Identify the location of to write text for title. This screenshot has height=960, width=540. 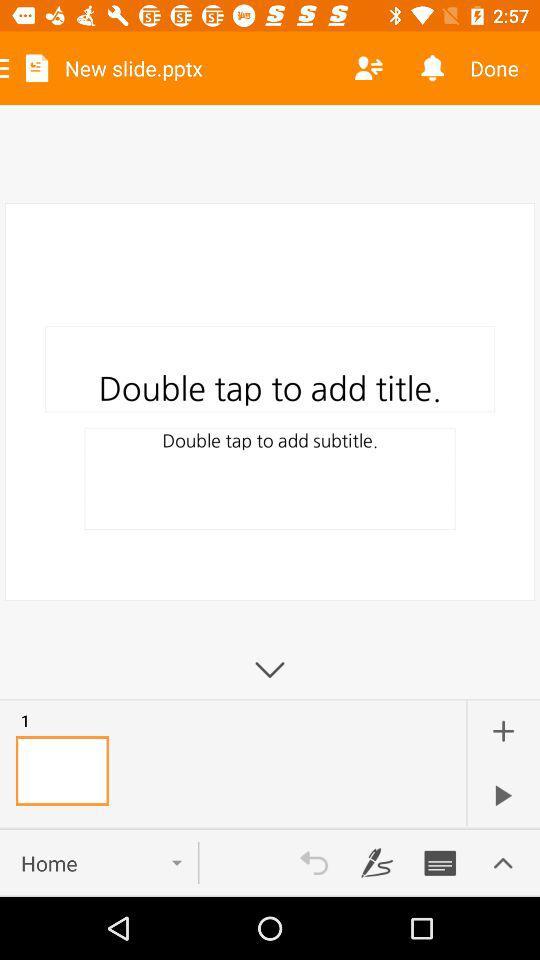
(440, 862).